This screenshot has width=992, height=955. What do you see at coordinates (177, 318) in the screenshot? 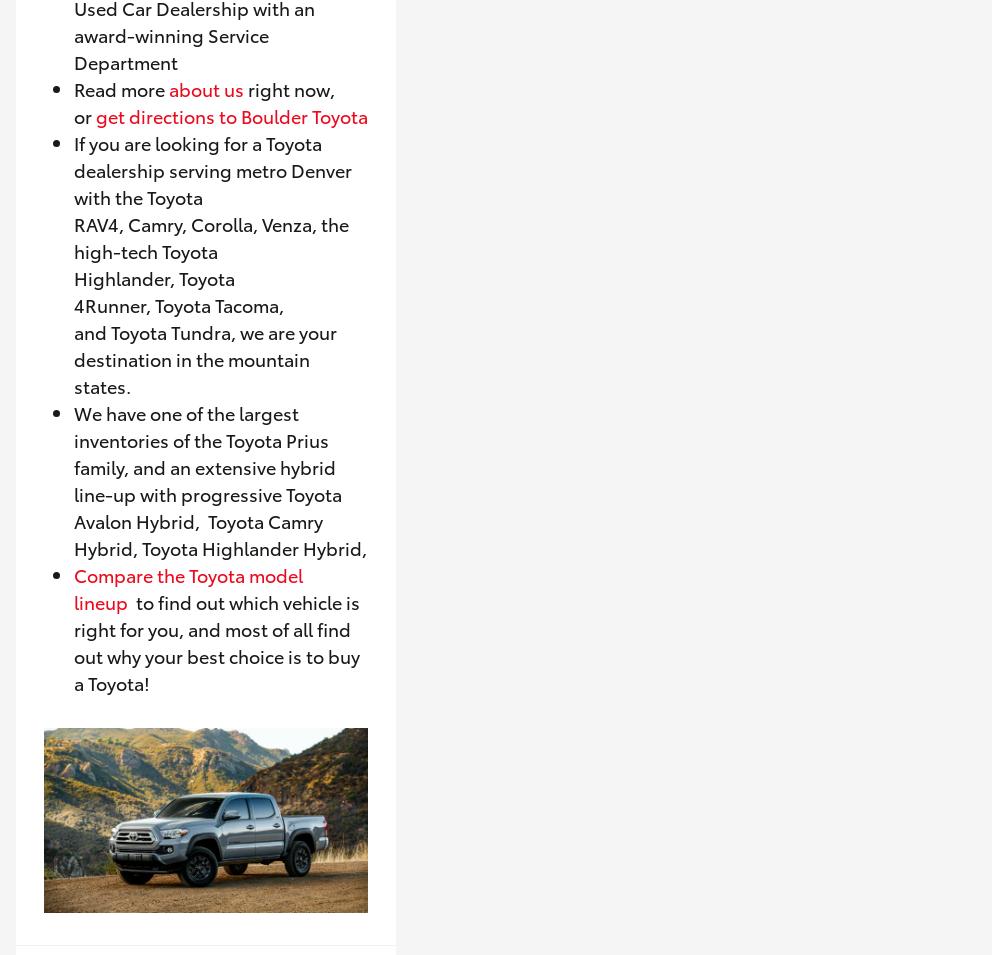
I see `'Toyota Tacoma, and'` at bounding box center [177, 318].